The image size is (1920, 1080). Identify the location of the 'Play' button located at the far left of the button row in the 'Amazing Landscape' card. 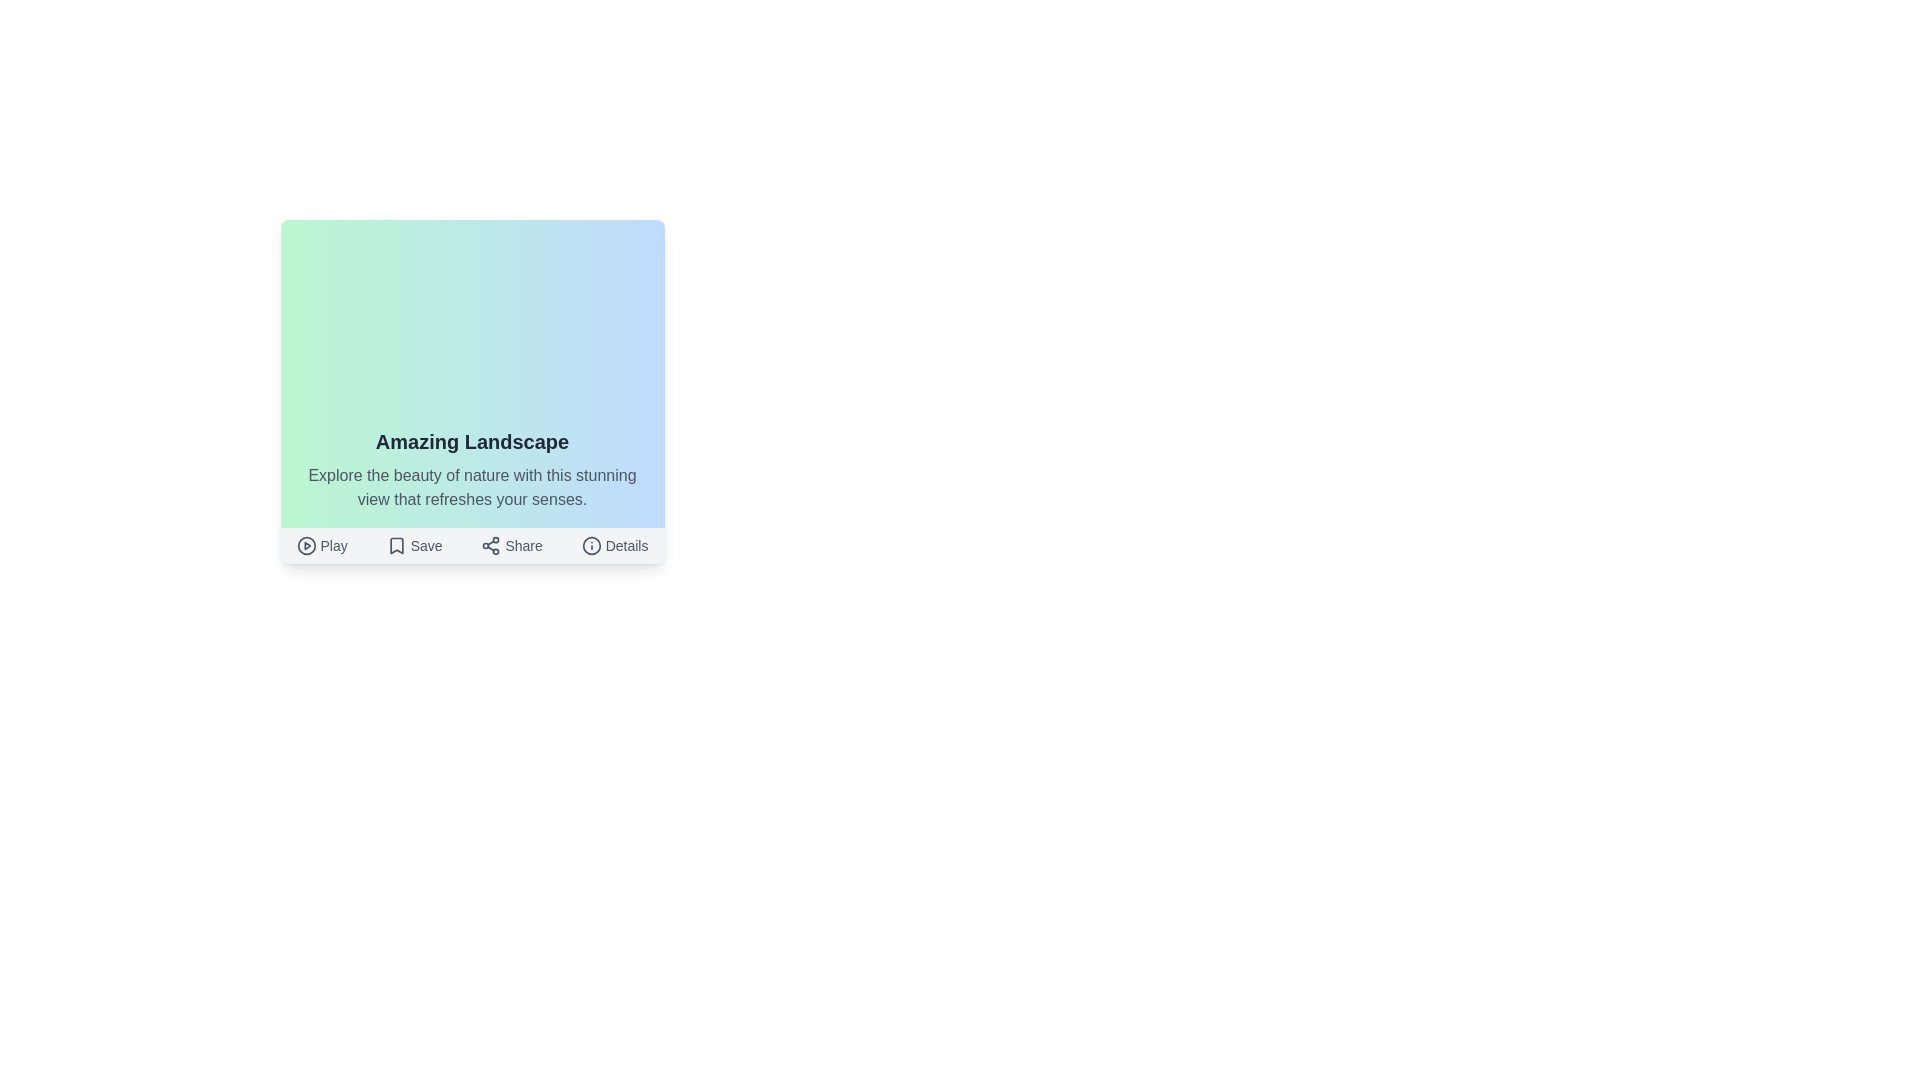
(322, 546).